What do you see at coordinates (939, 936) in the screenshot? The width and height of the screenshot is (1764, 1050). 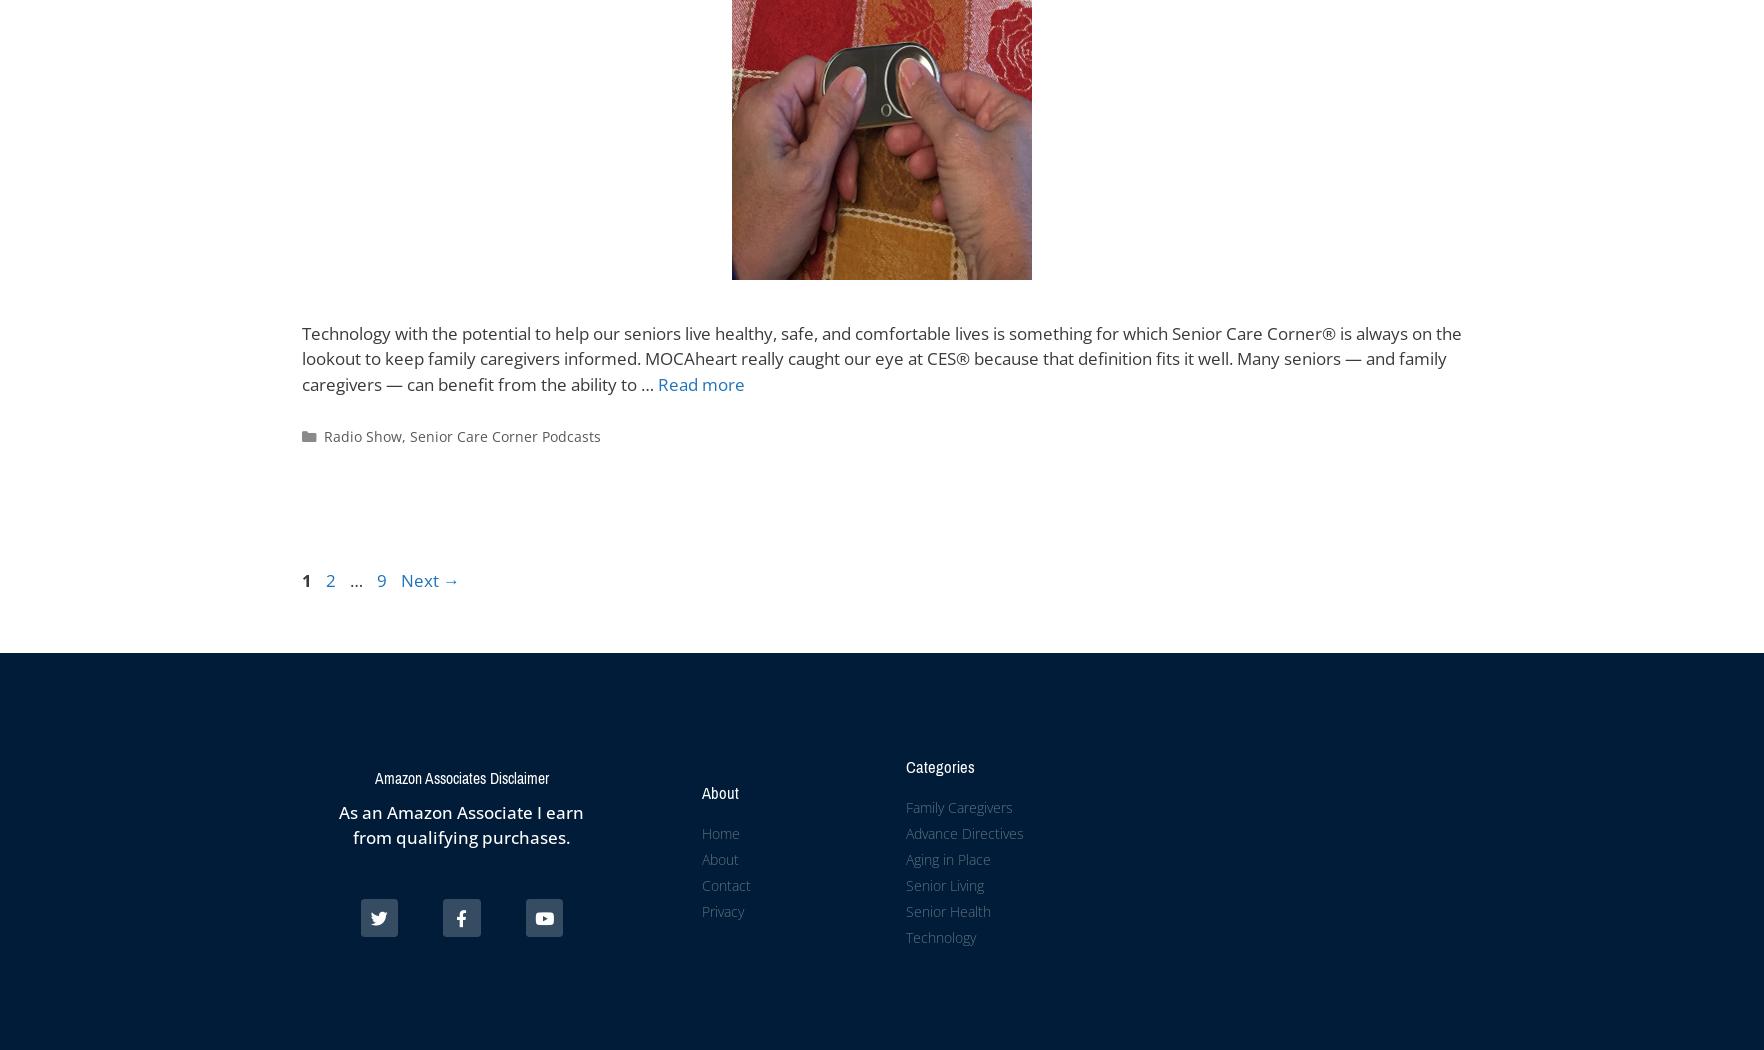 I see `'Technology'` at bounding box center [939, 936].